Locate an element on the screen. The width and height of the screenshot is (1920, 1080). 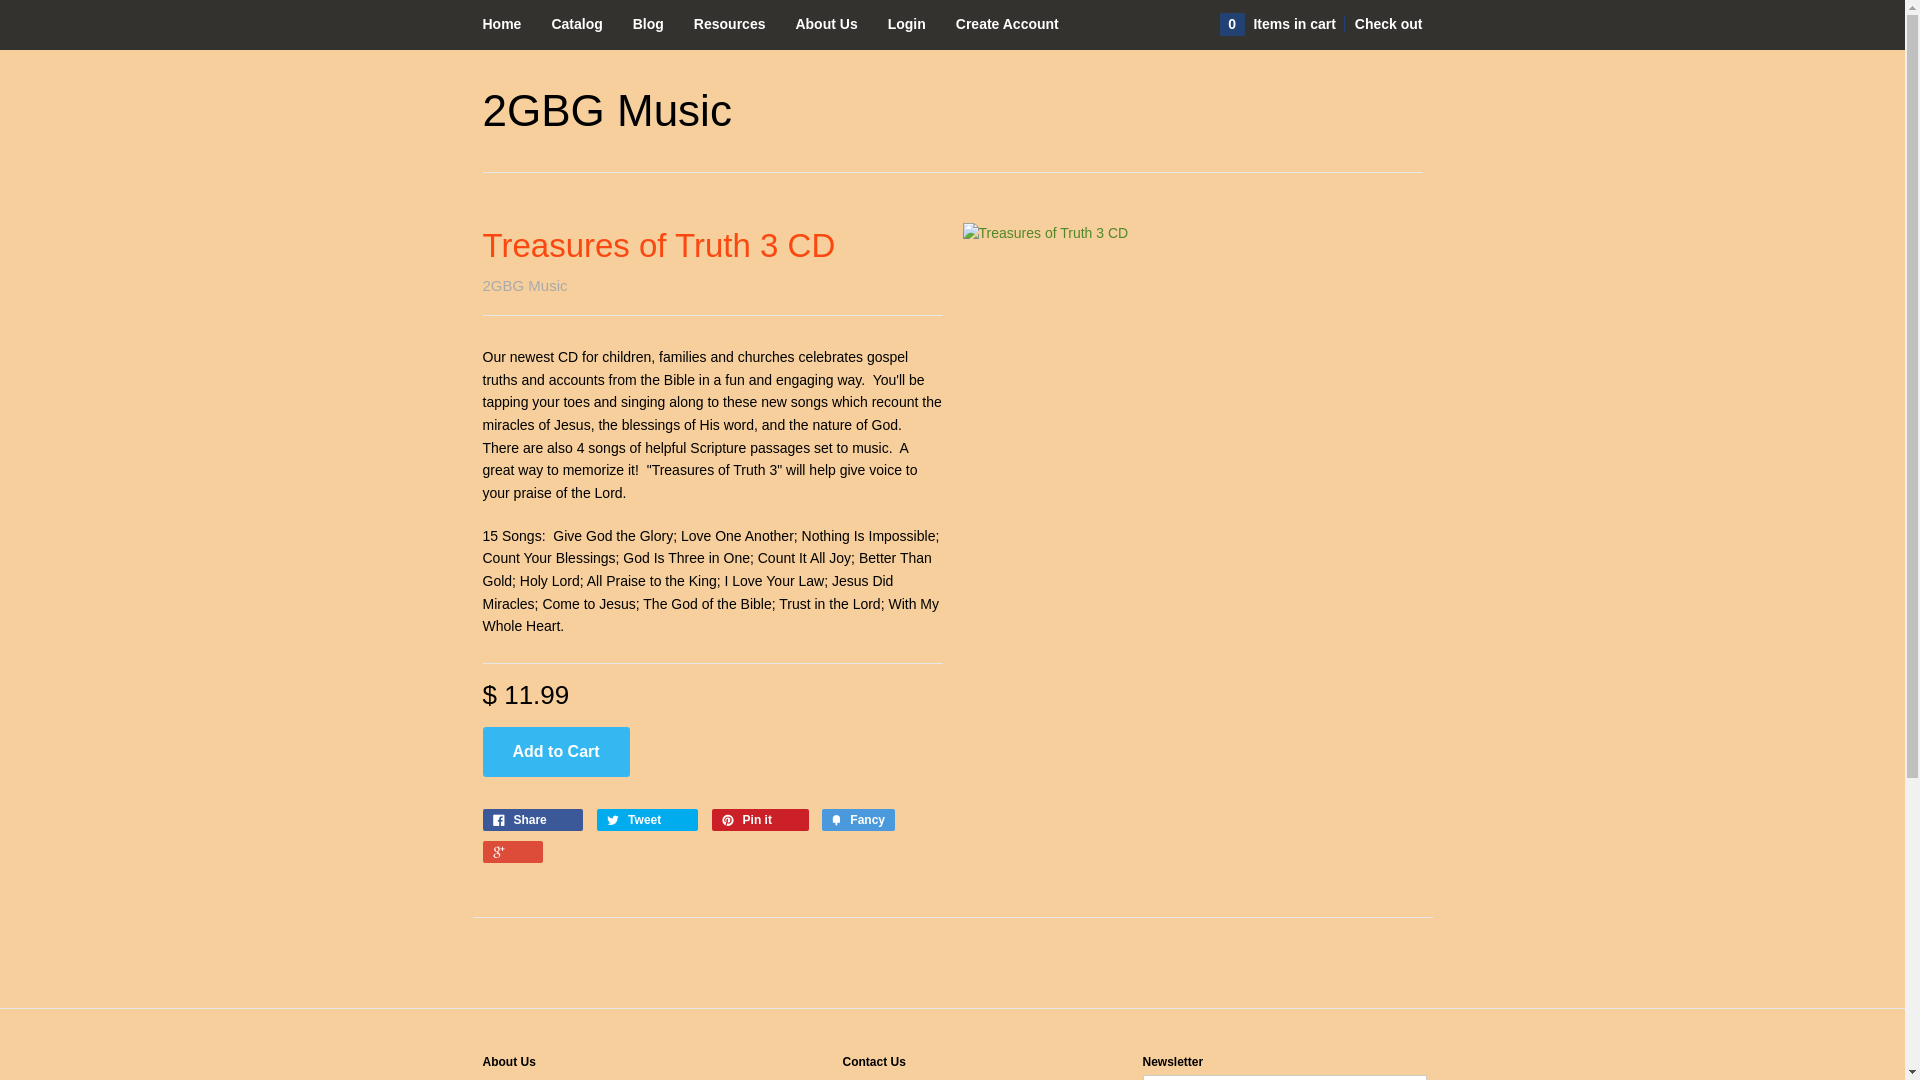
'Create Account' is located at coordinates (1007, 23).